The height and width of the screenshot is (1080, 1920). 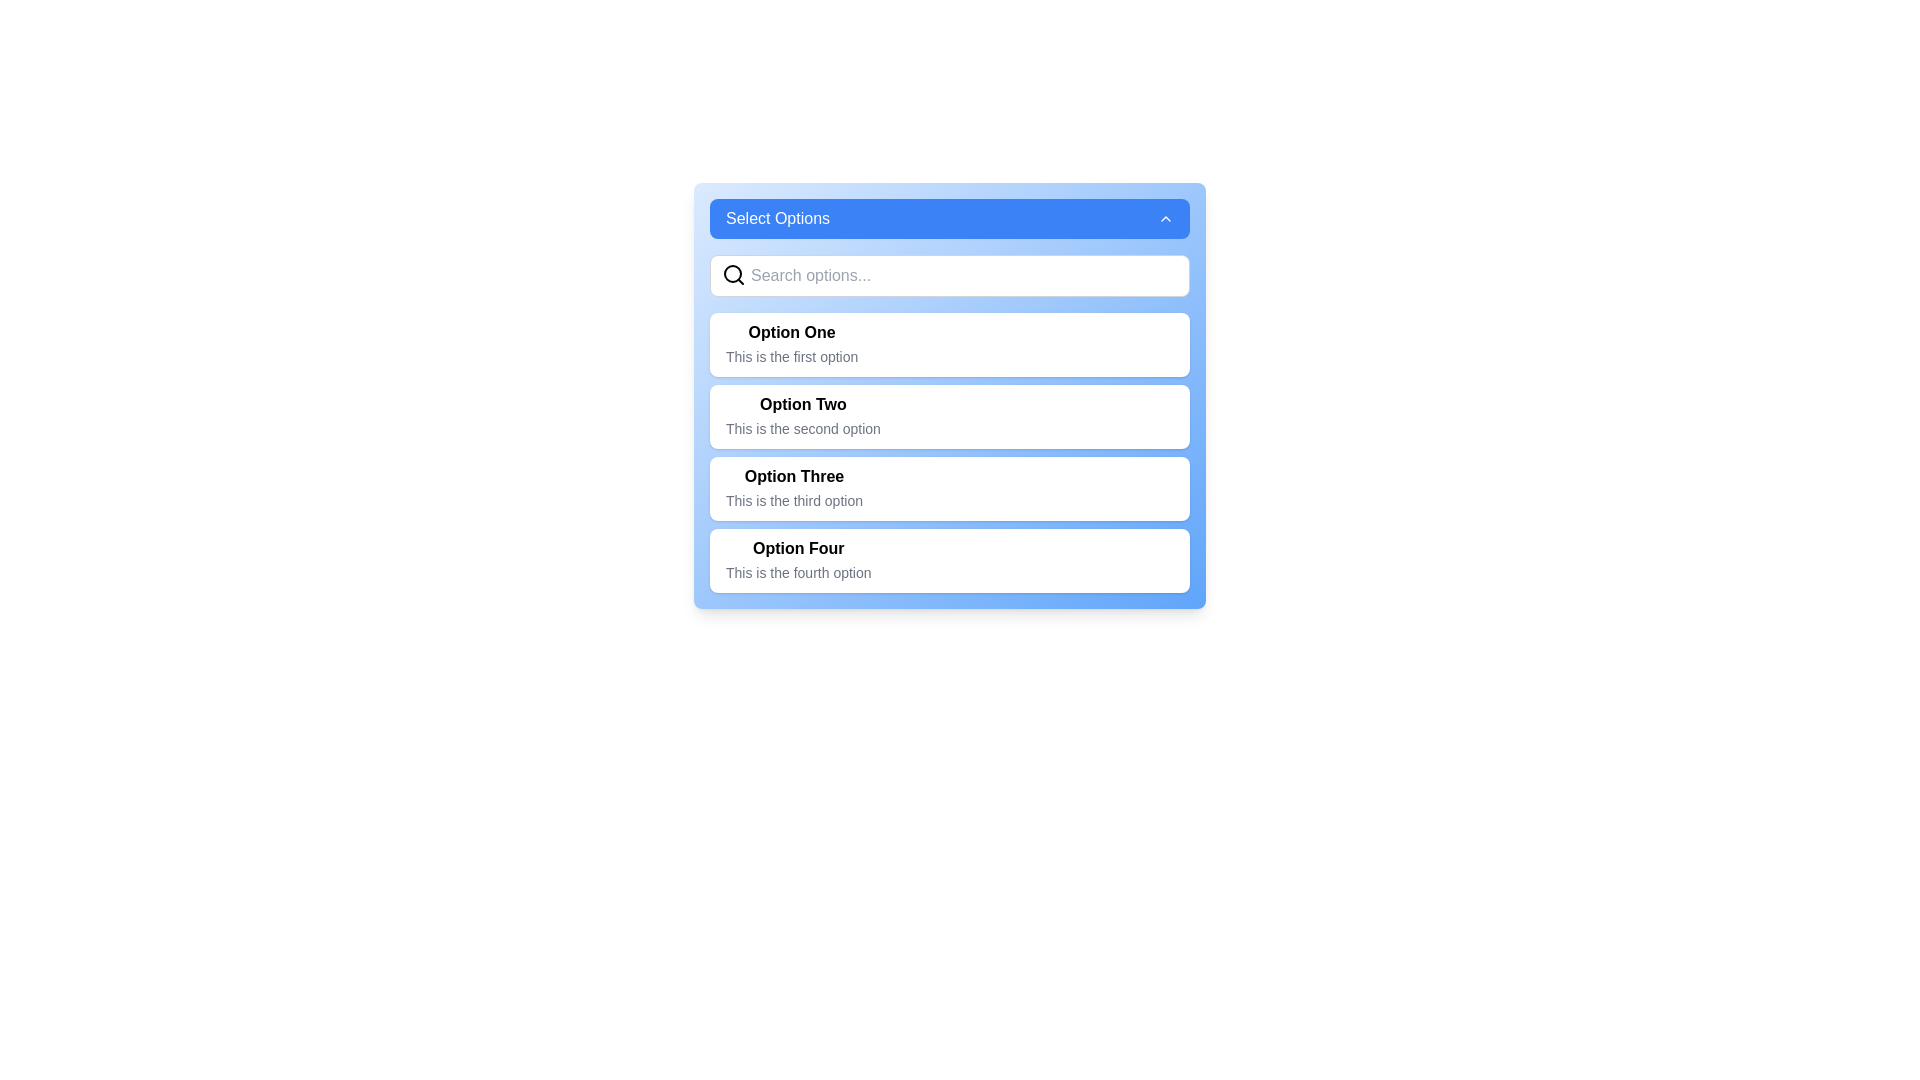 I want to click on the text element that reads 'This is the first option', which is located directly below 'Option One' in the dropdown menu, so click(x=791, y=356).